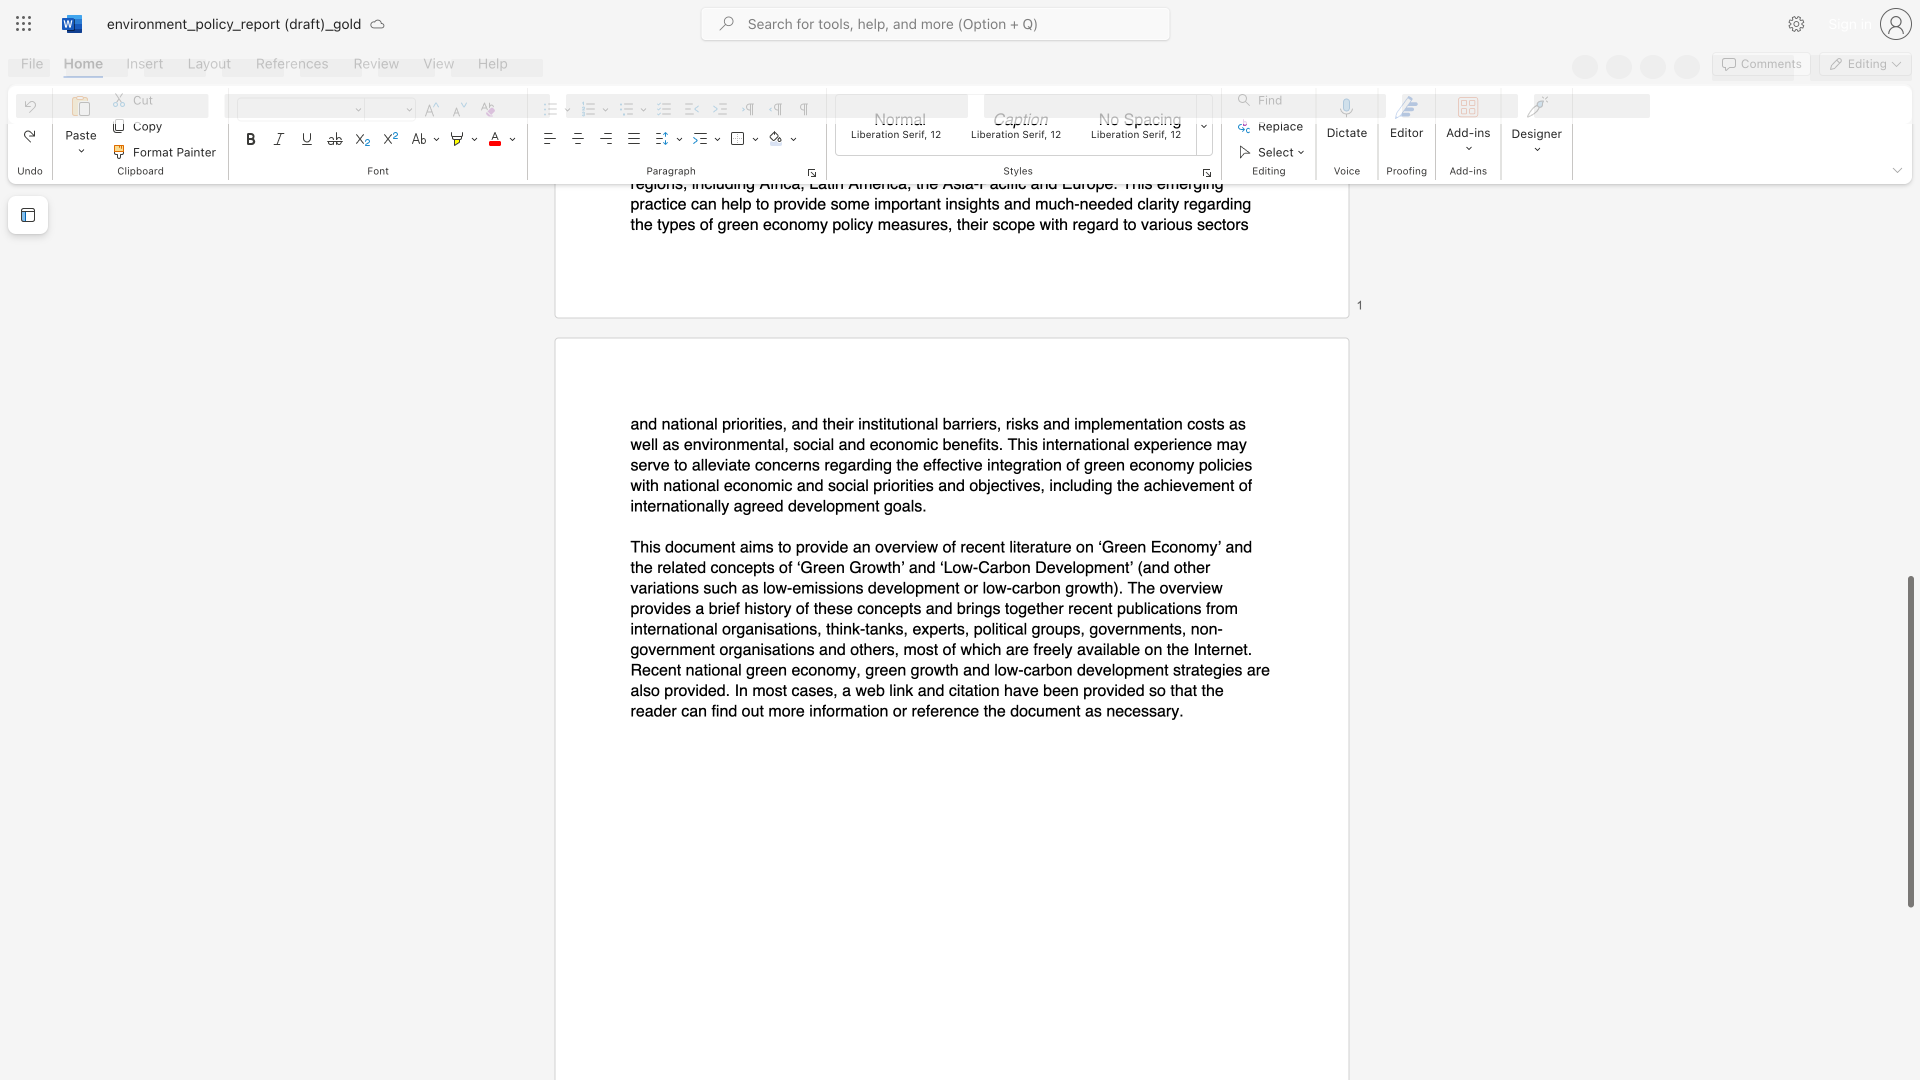 The height and width of the screenshot is (1080, 1920). Describe the element at coordinates (1909, 209) in the screenshot. I see `the scrollbar on the right side to scroll the page up` at that location.